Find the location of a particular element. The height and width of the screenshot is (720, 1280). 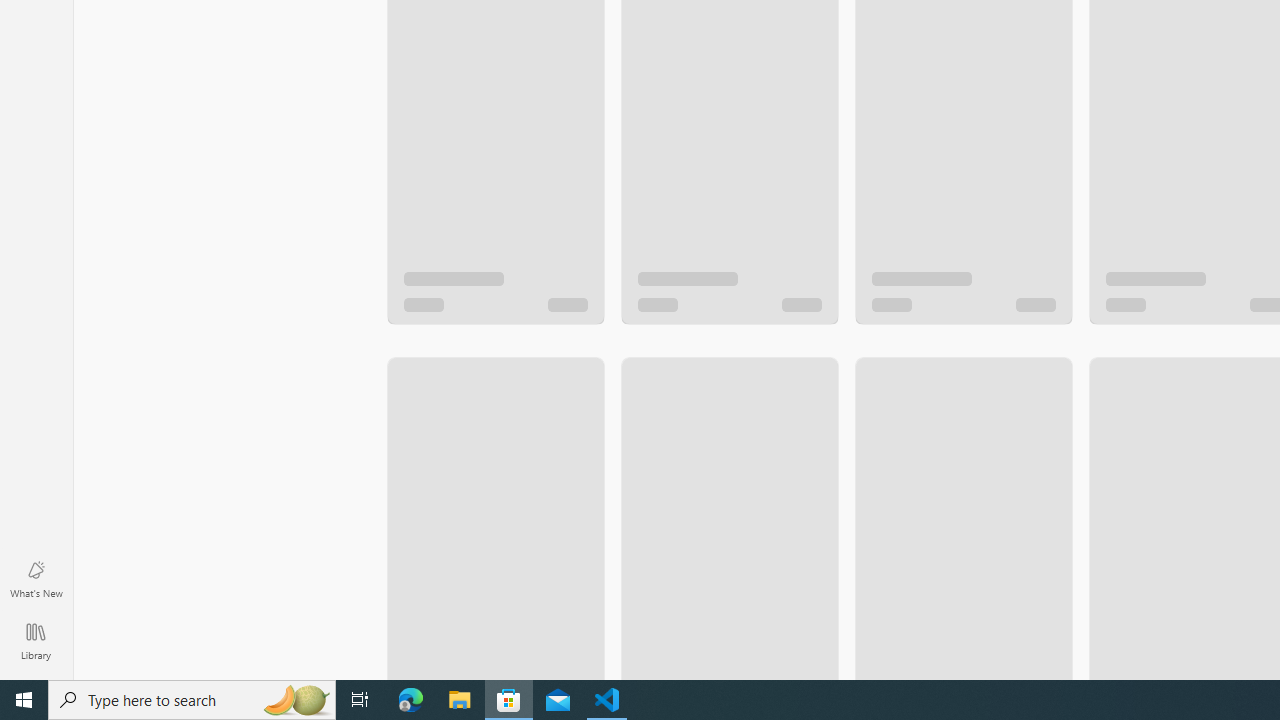

'Library' is located at coordinates (35, 640).